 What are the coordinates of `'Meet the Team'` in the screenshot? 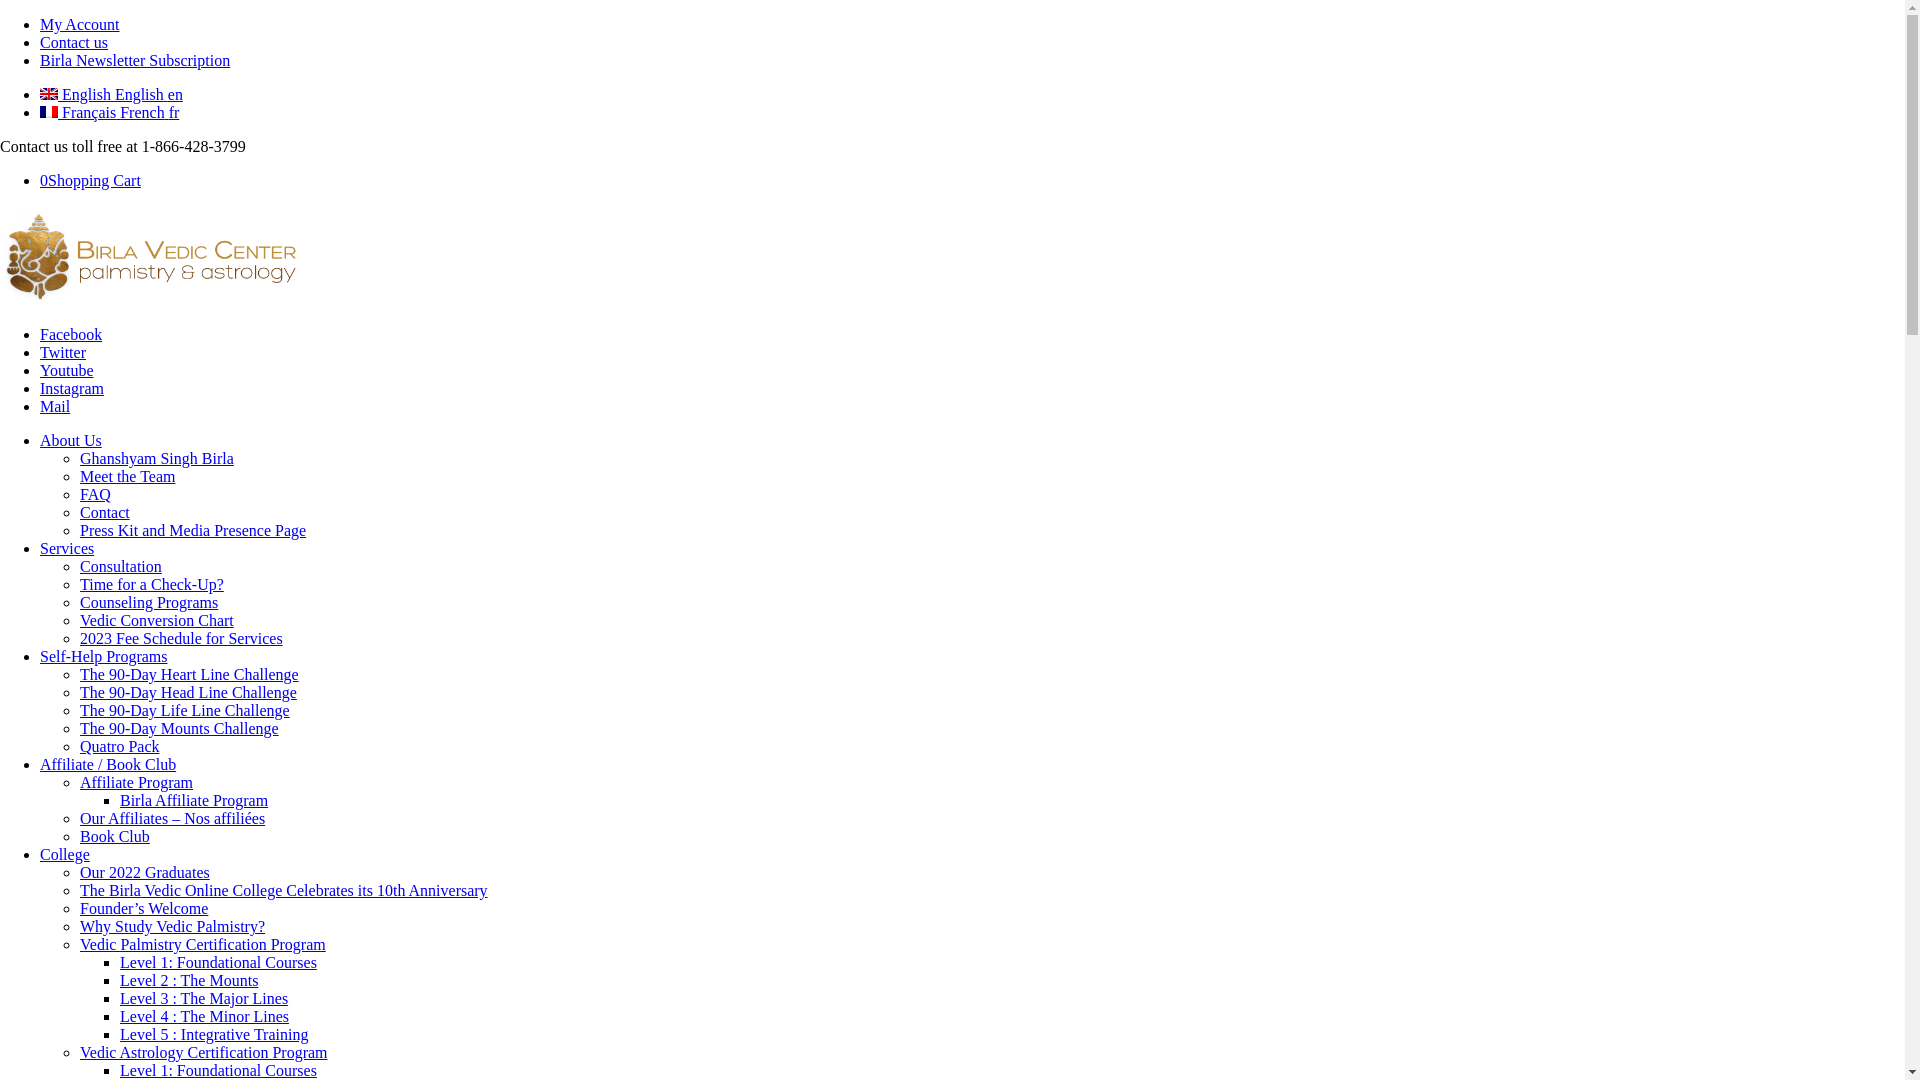 It's located at (80, 476).